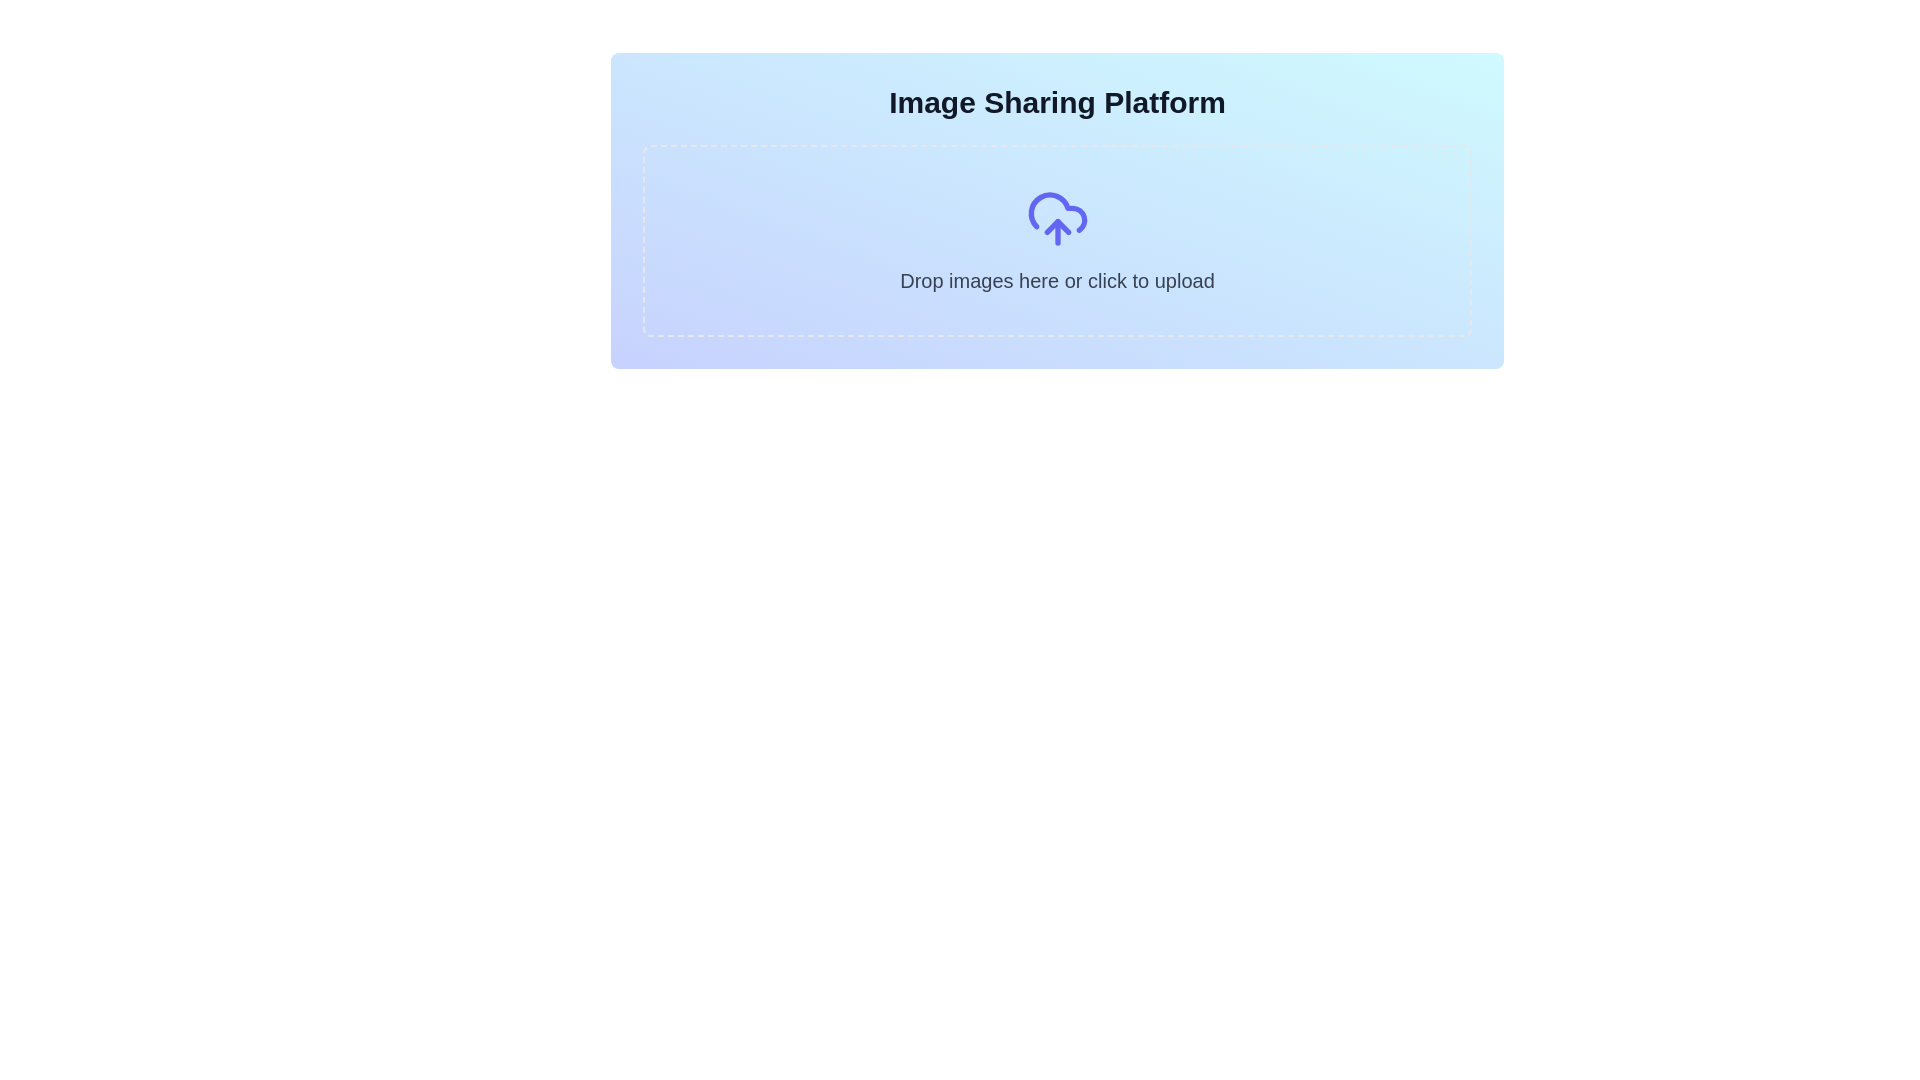  What do you see at coordinates (1056, 103) in the screenshot?
I see `the static header text at the top center of the image-sharing platform, indicating the purpose of the interface` at bounding box center [1056, 103].